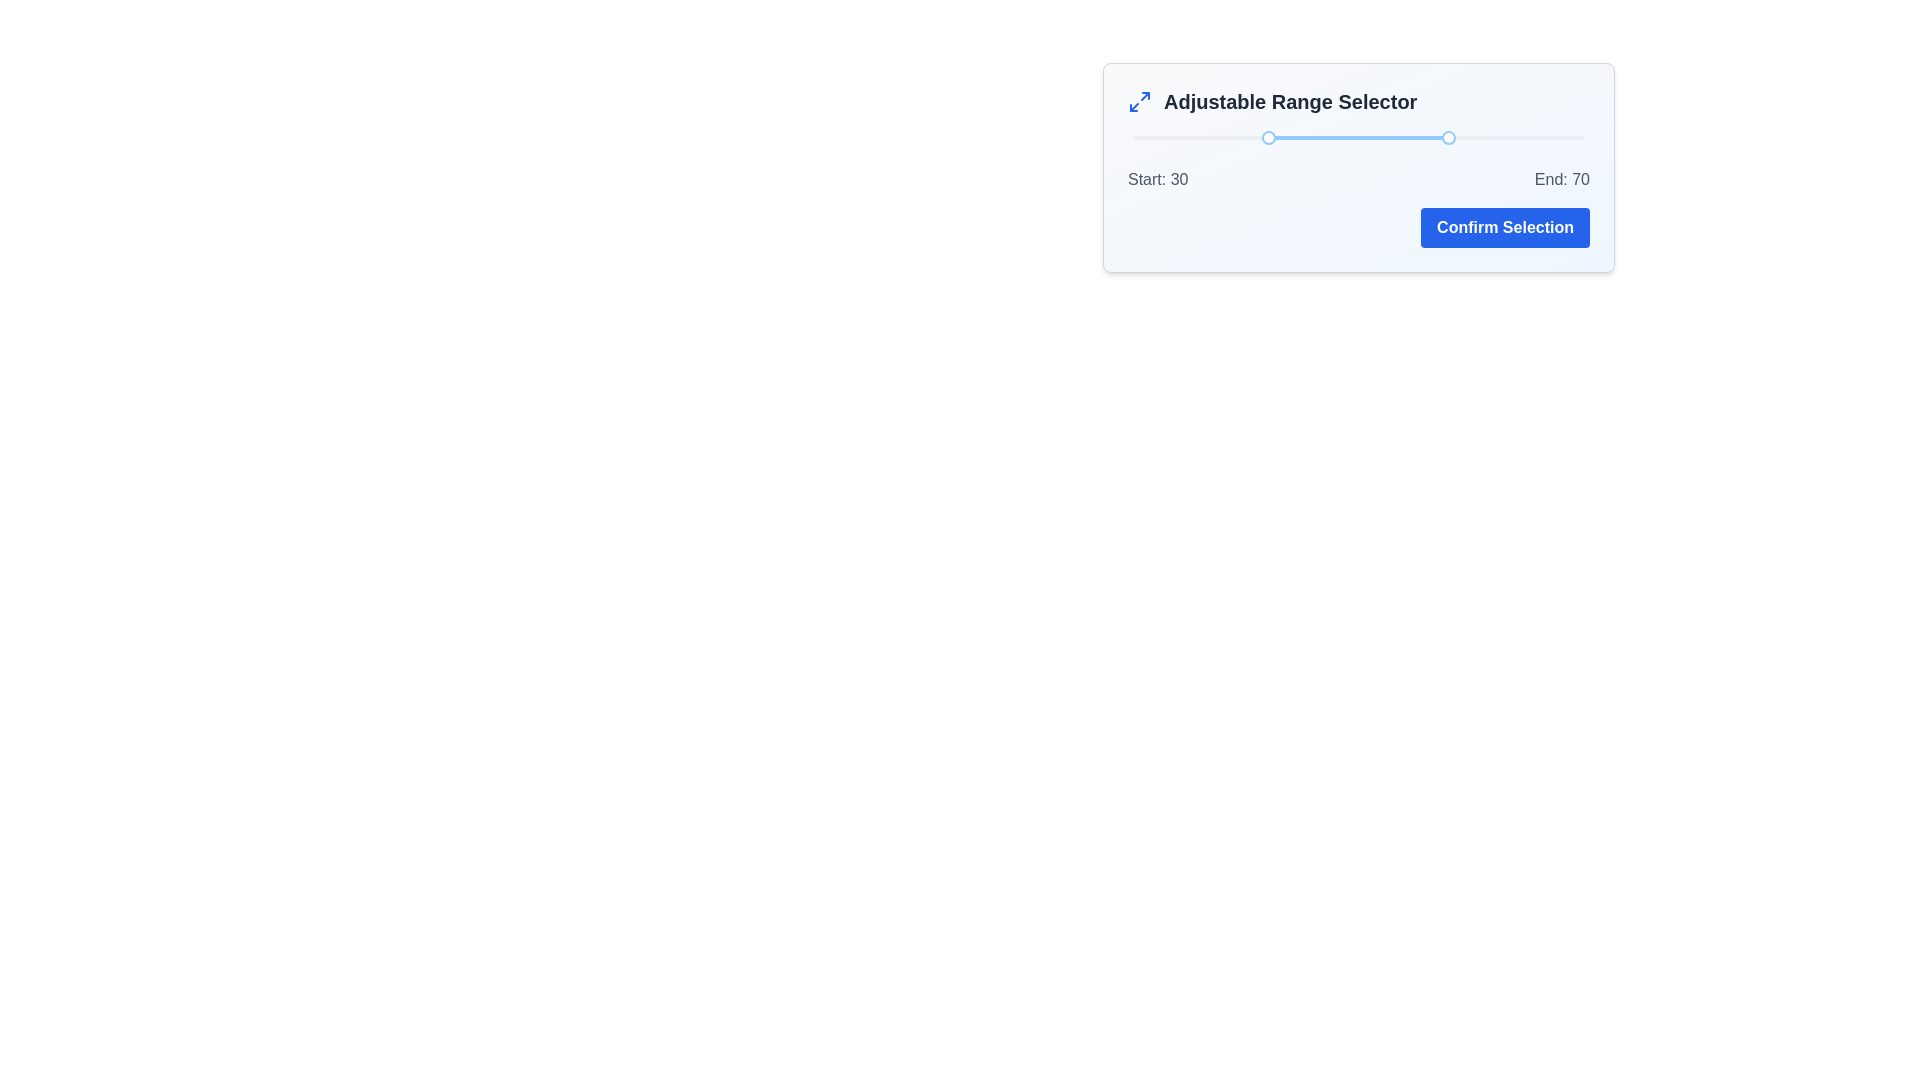 This screenshot has height=1080, width=1920. Describe the element at coordinates (1362, 137) in the screenshot. I see `the slider` at that location.